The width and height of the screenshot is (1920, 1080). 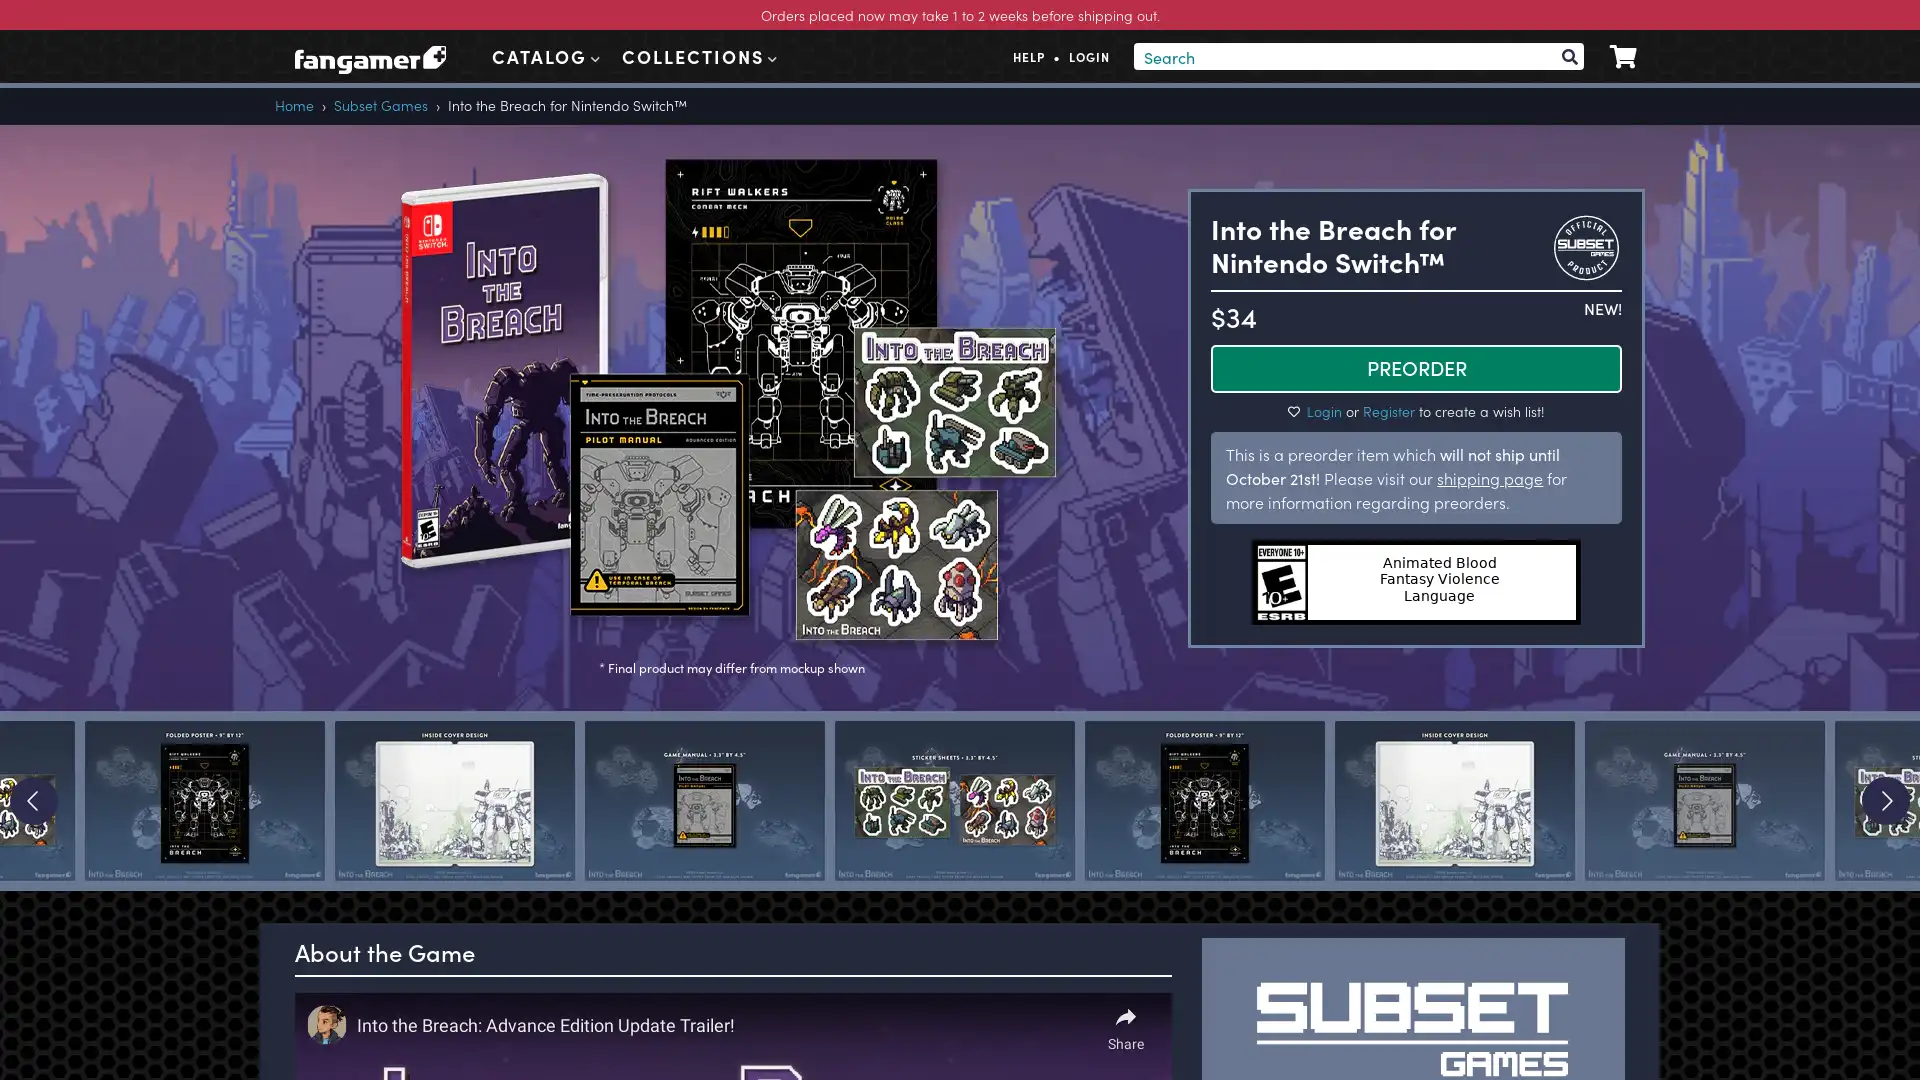 I want to click on Submit Search, so click(x=1568, y=55).